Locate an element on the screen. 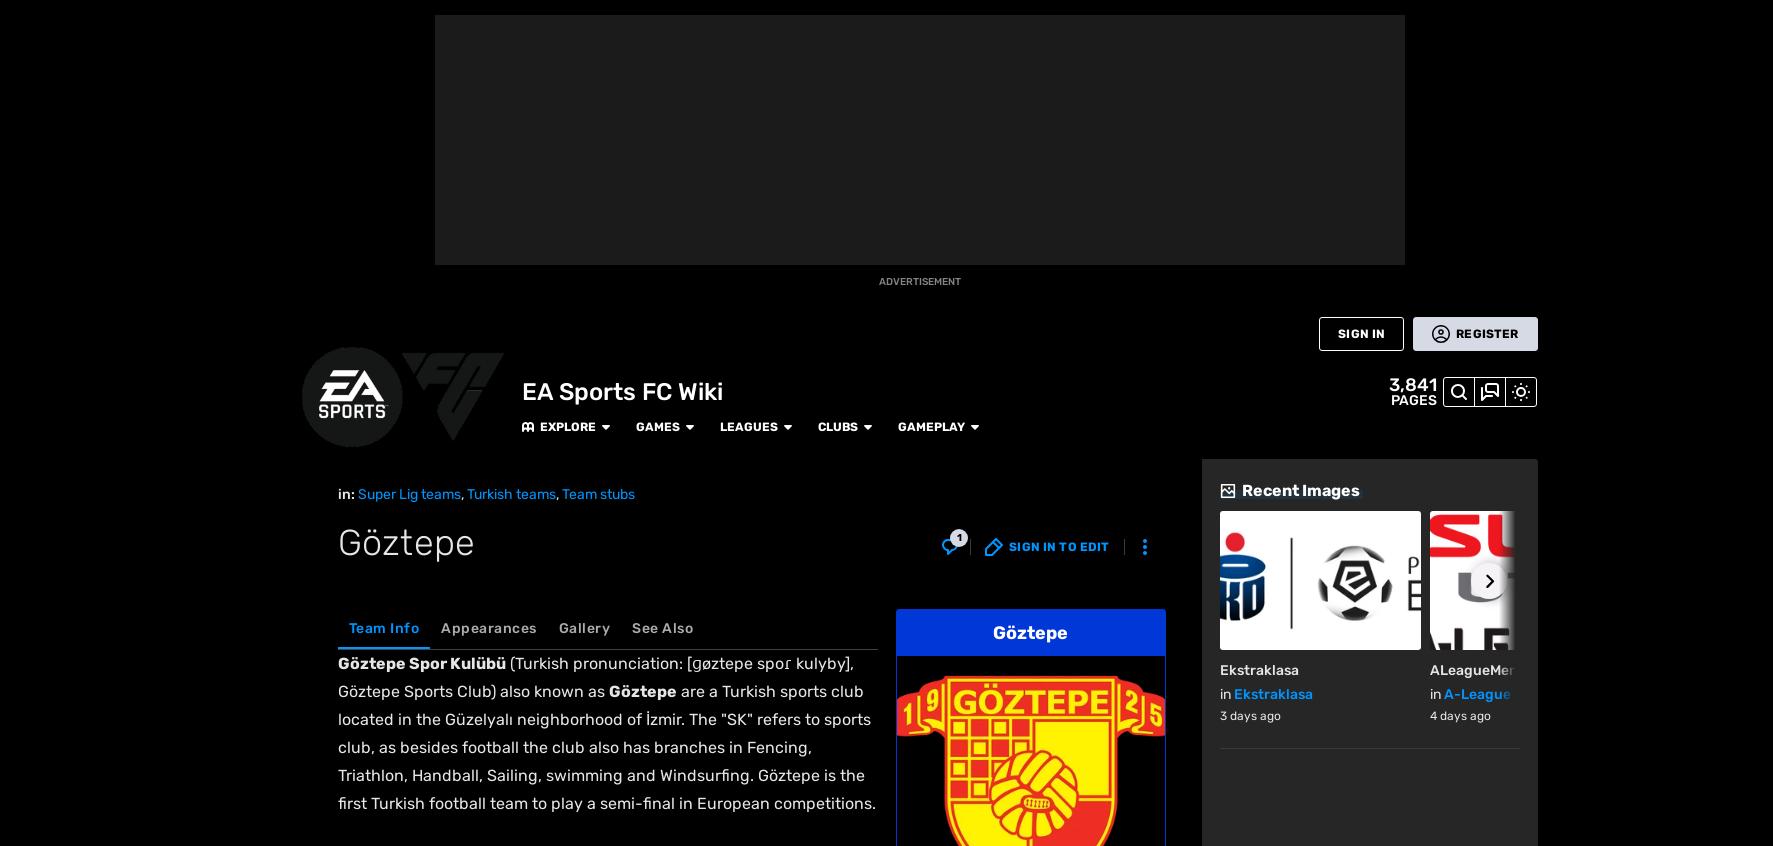 This screenshot has width=1773, height=846. 'Explore' is located at coordinates (351, 20).